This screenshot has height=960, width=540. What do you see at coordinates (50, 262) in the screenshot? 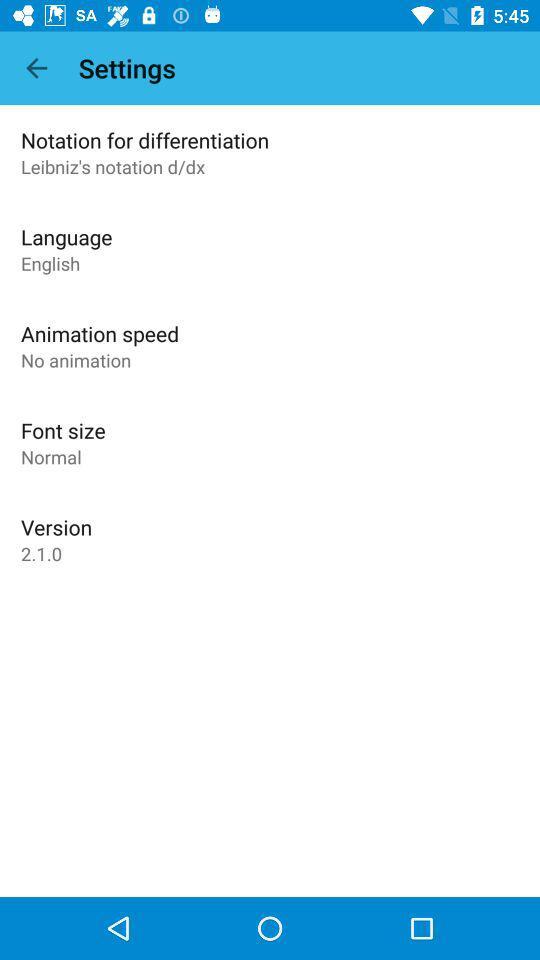
I see `the item below the language` at bounding box center [50, 262].